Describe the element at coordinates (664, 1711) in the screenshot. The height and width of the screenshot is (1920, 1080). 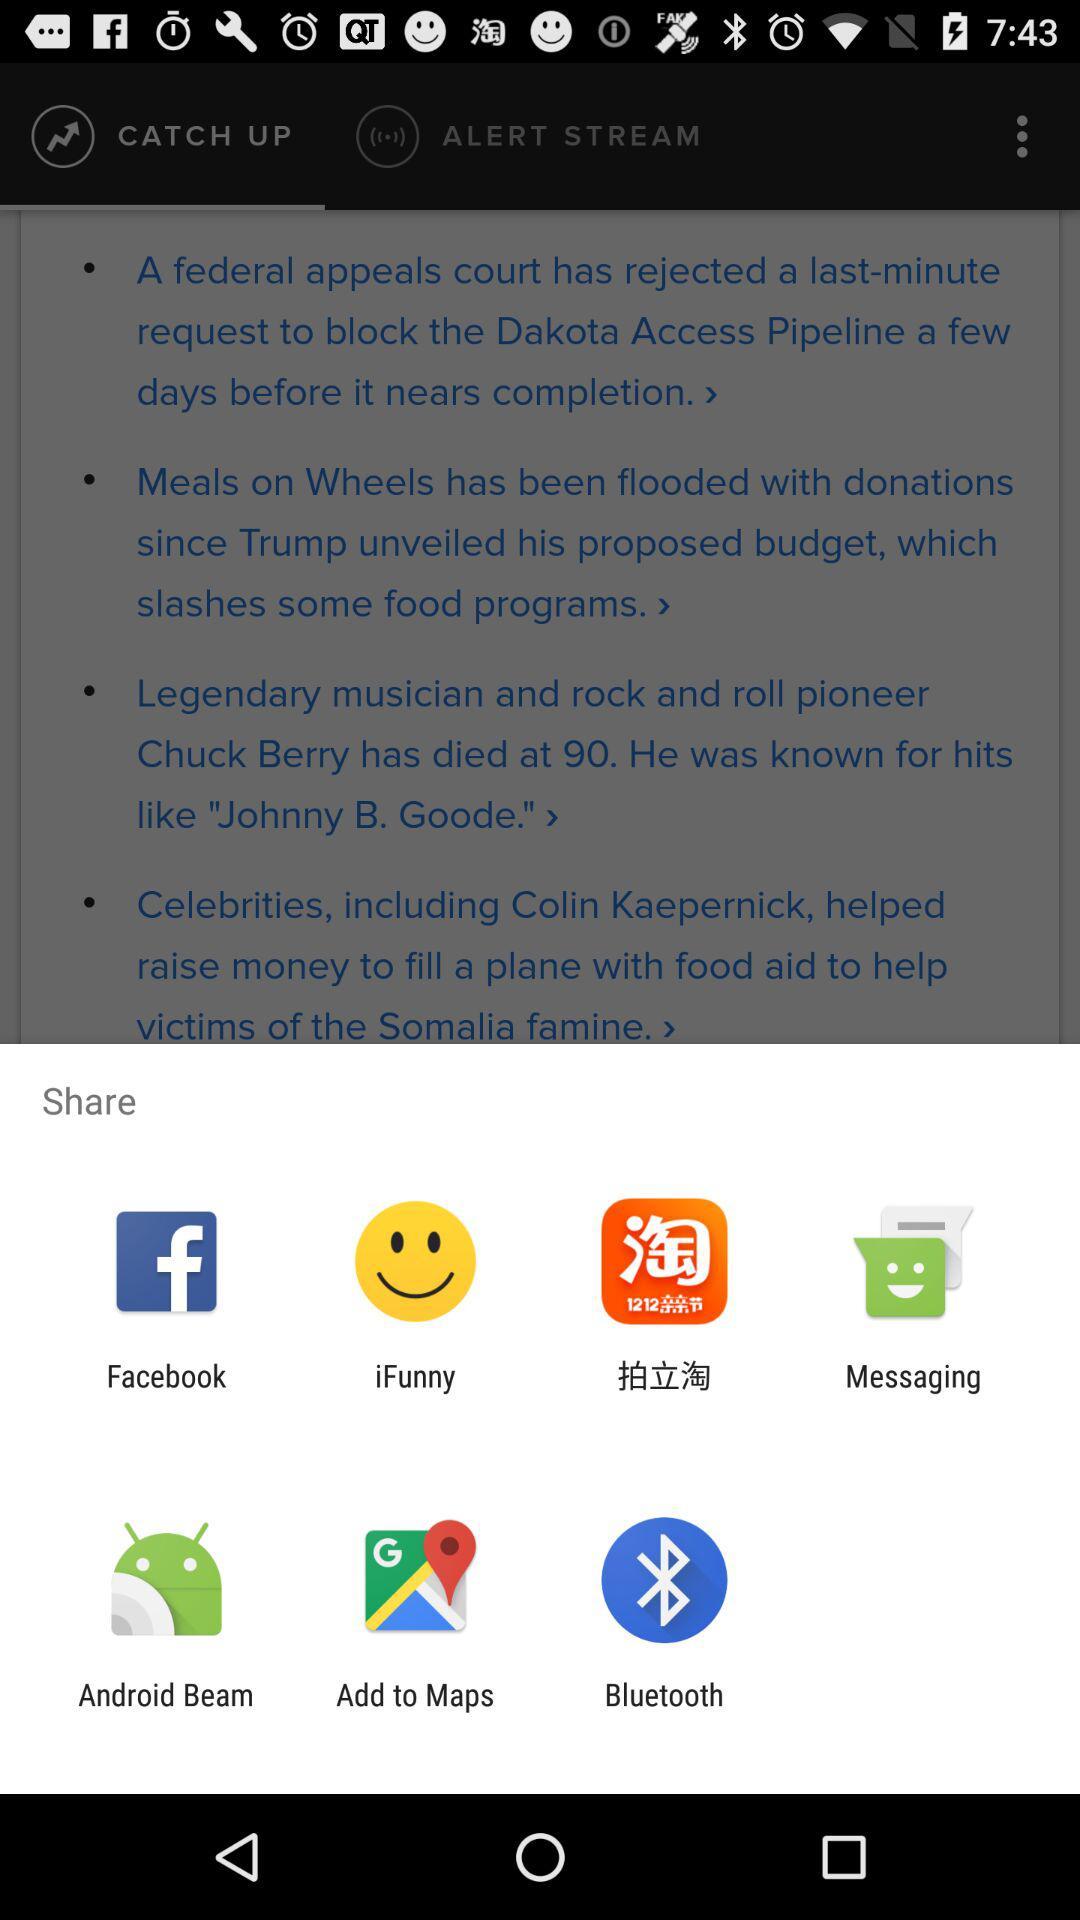
I see `the app next to the add to maps item` at that location.